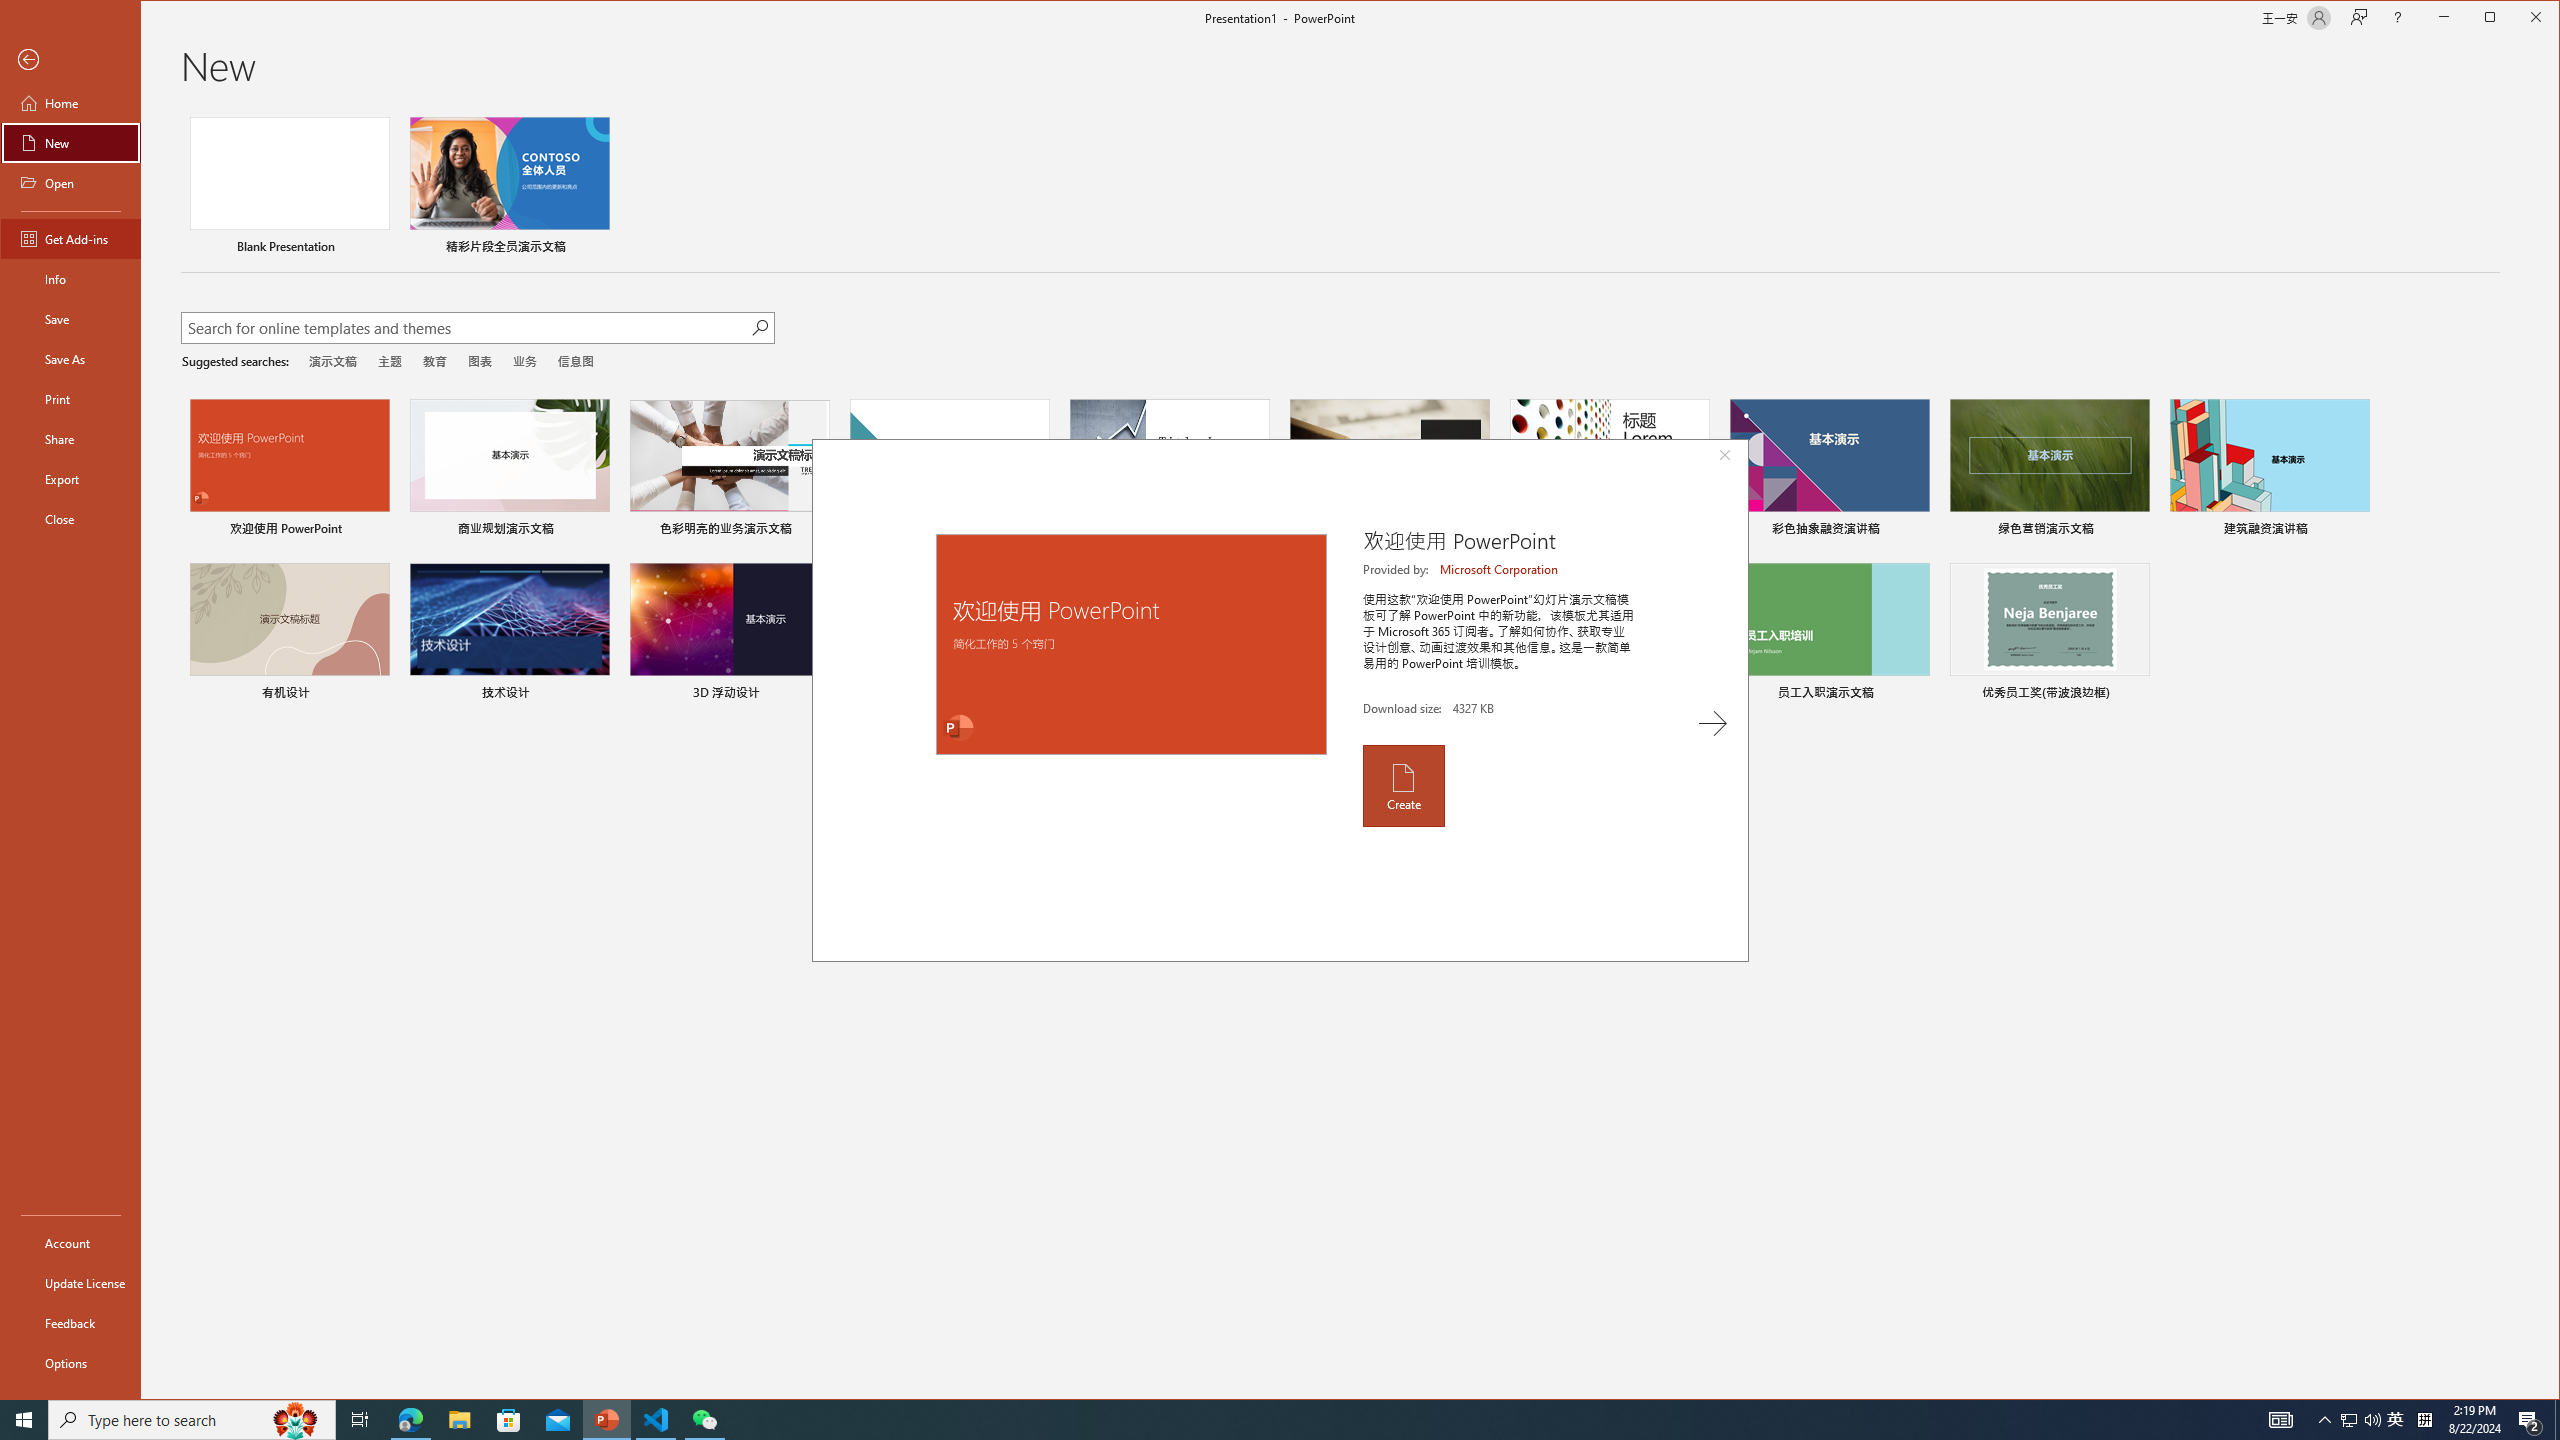 The width and height of the screenshot is (2560, 1440). I want to click on 'Search highlights icon opens search home window', so click(294, 1418).